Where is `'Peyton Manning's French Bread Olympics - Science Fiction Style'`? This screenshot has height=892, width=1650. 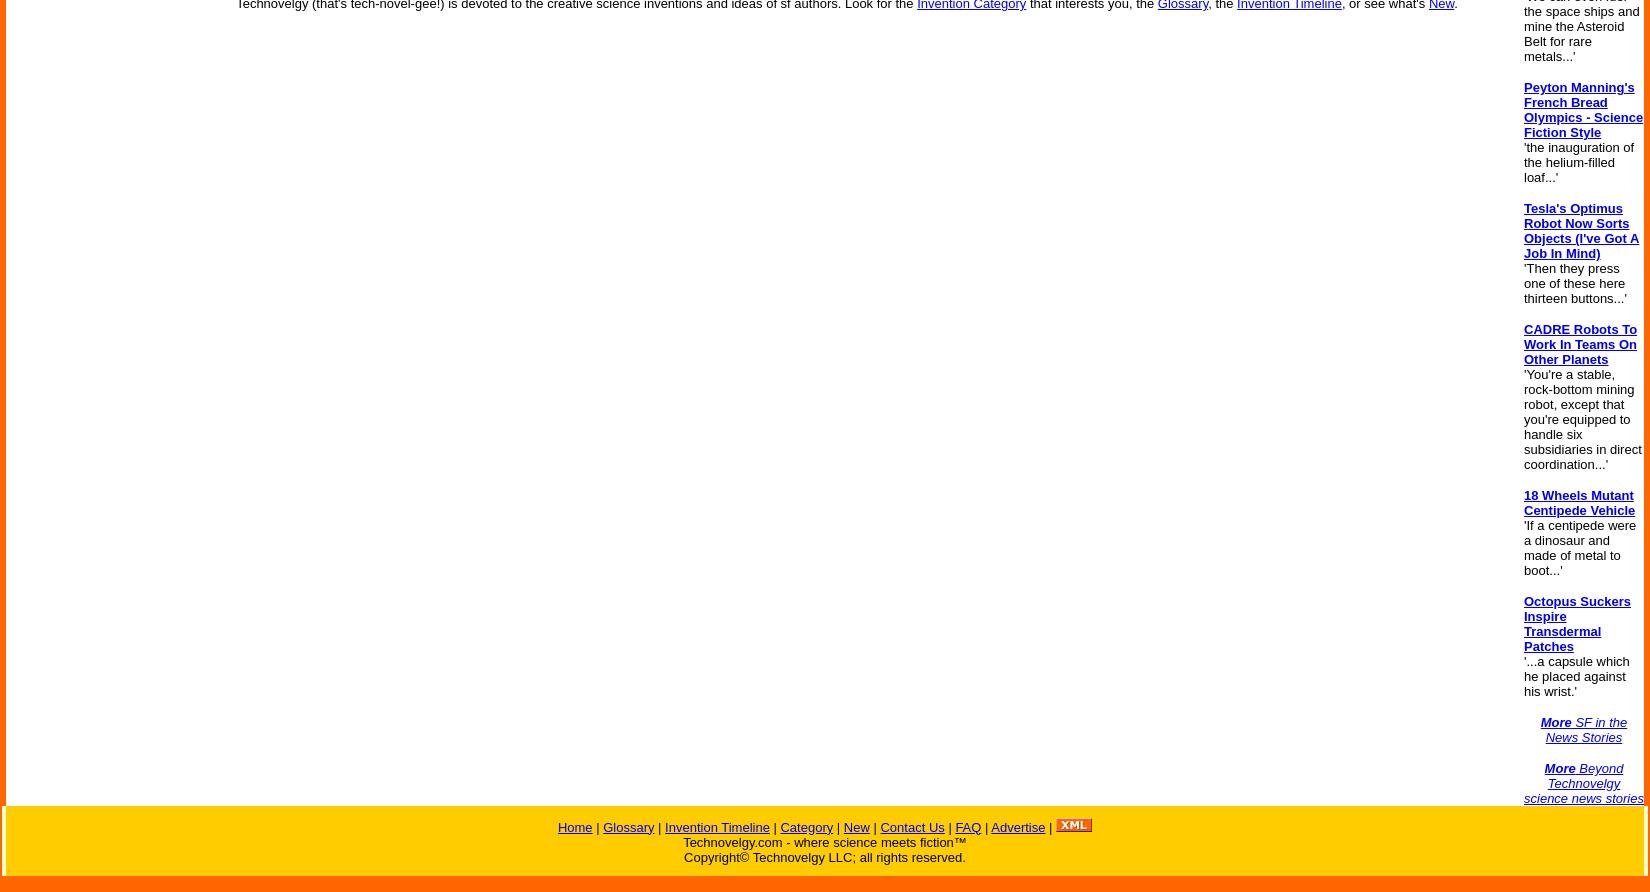
'Peyton Manning's French Bread Olympics - Science Fiction Style' is located at coordinates (1582, 109).